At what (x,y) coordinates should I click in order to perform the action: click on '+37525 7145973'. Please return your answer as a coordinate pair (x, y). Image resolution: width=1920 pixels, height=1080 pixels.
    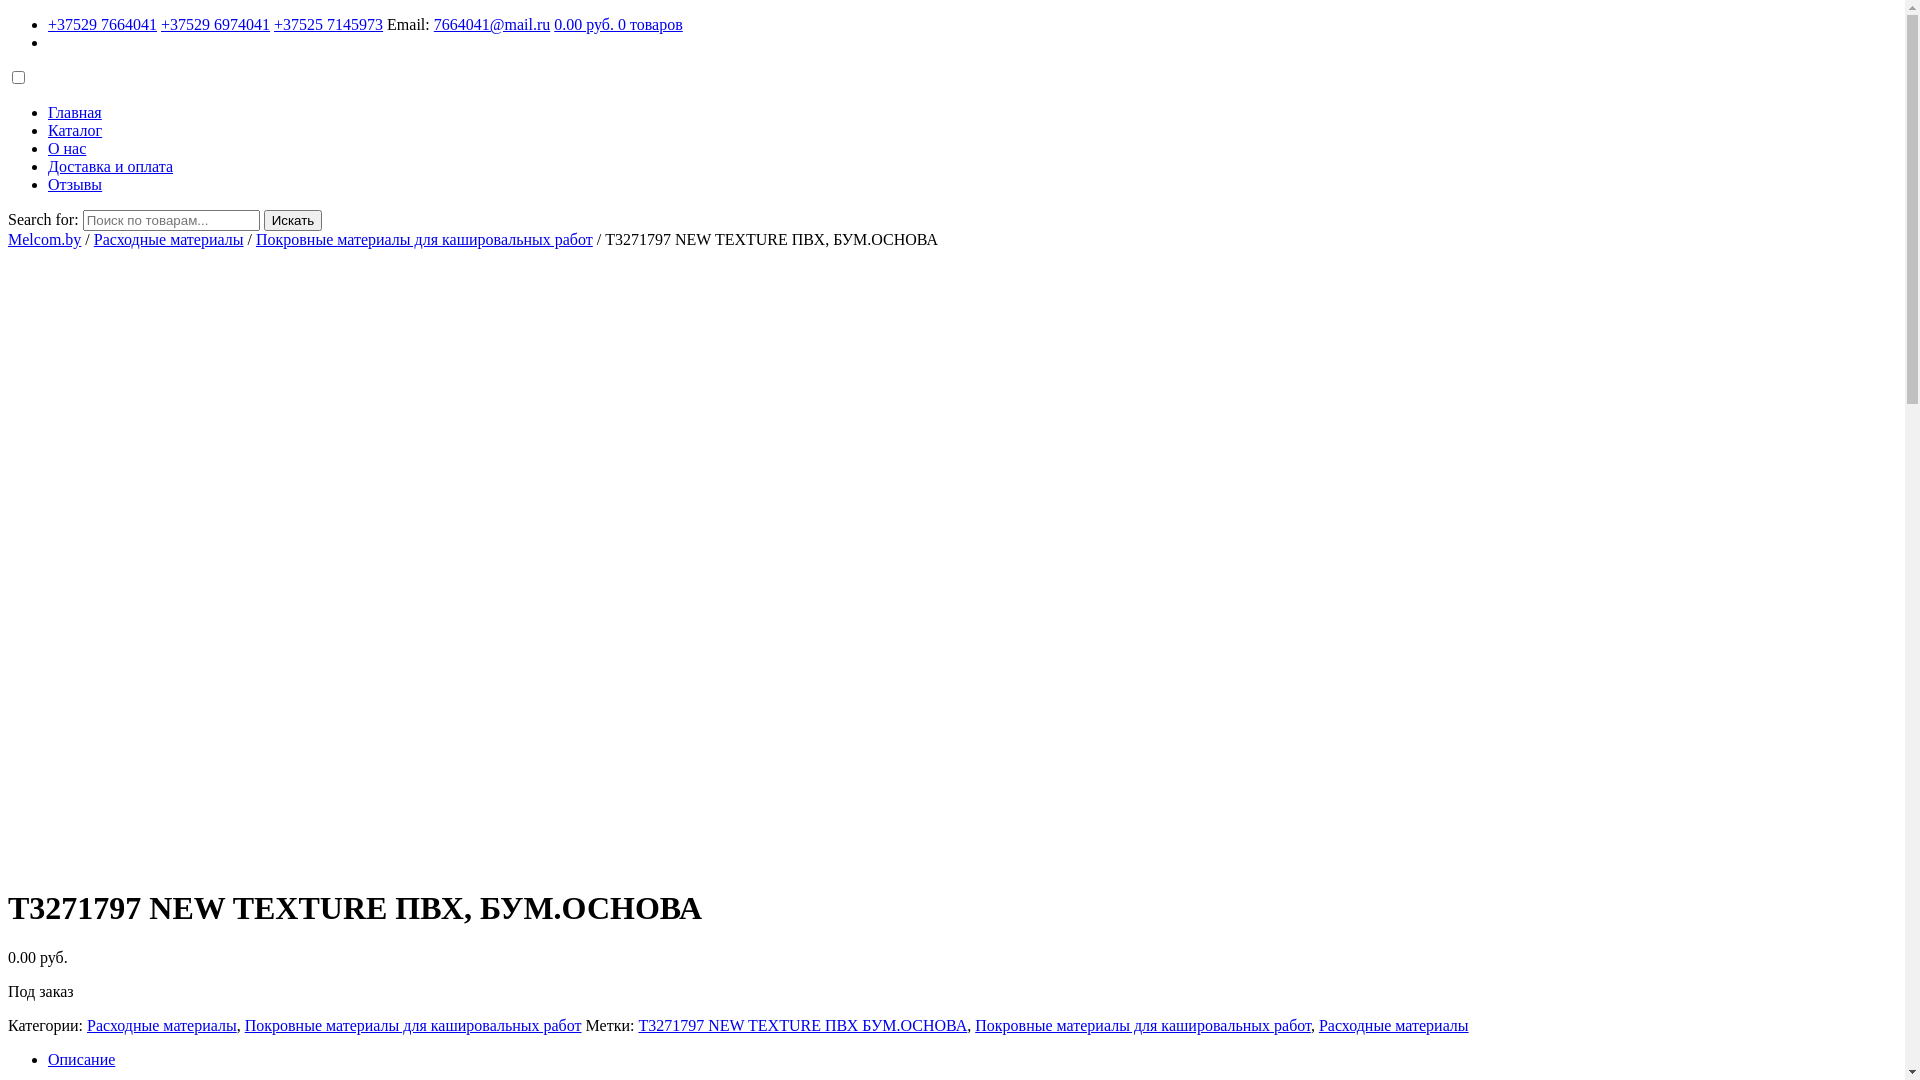
    Looking at the image, I should click on (272, 24).